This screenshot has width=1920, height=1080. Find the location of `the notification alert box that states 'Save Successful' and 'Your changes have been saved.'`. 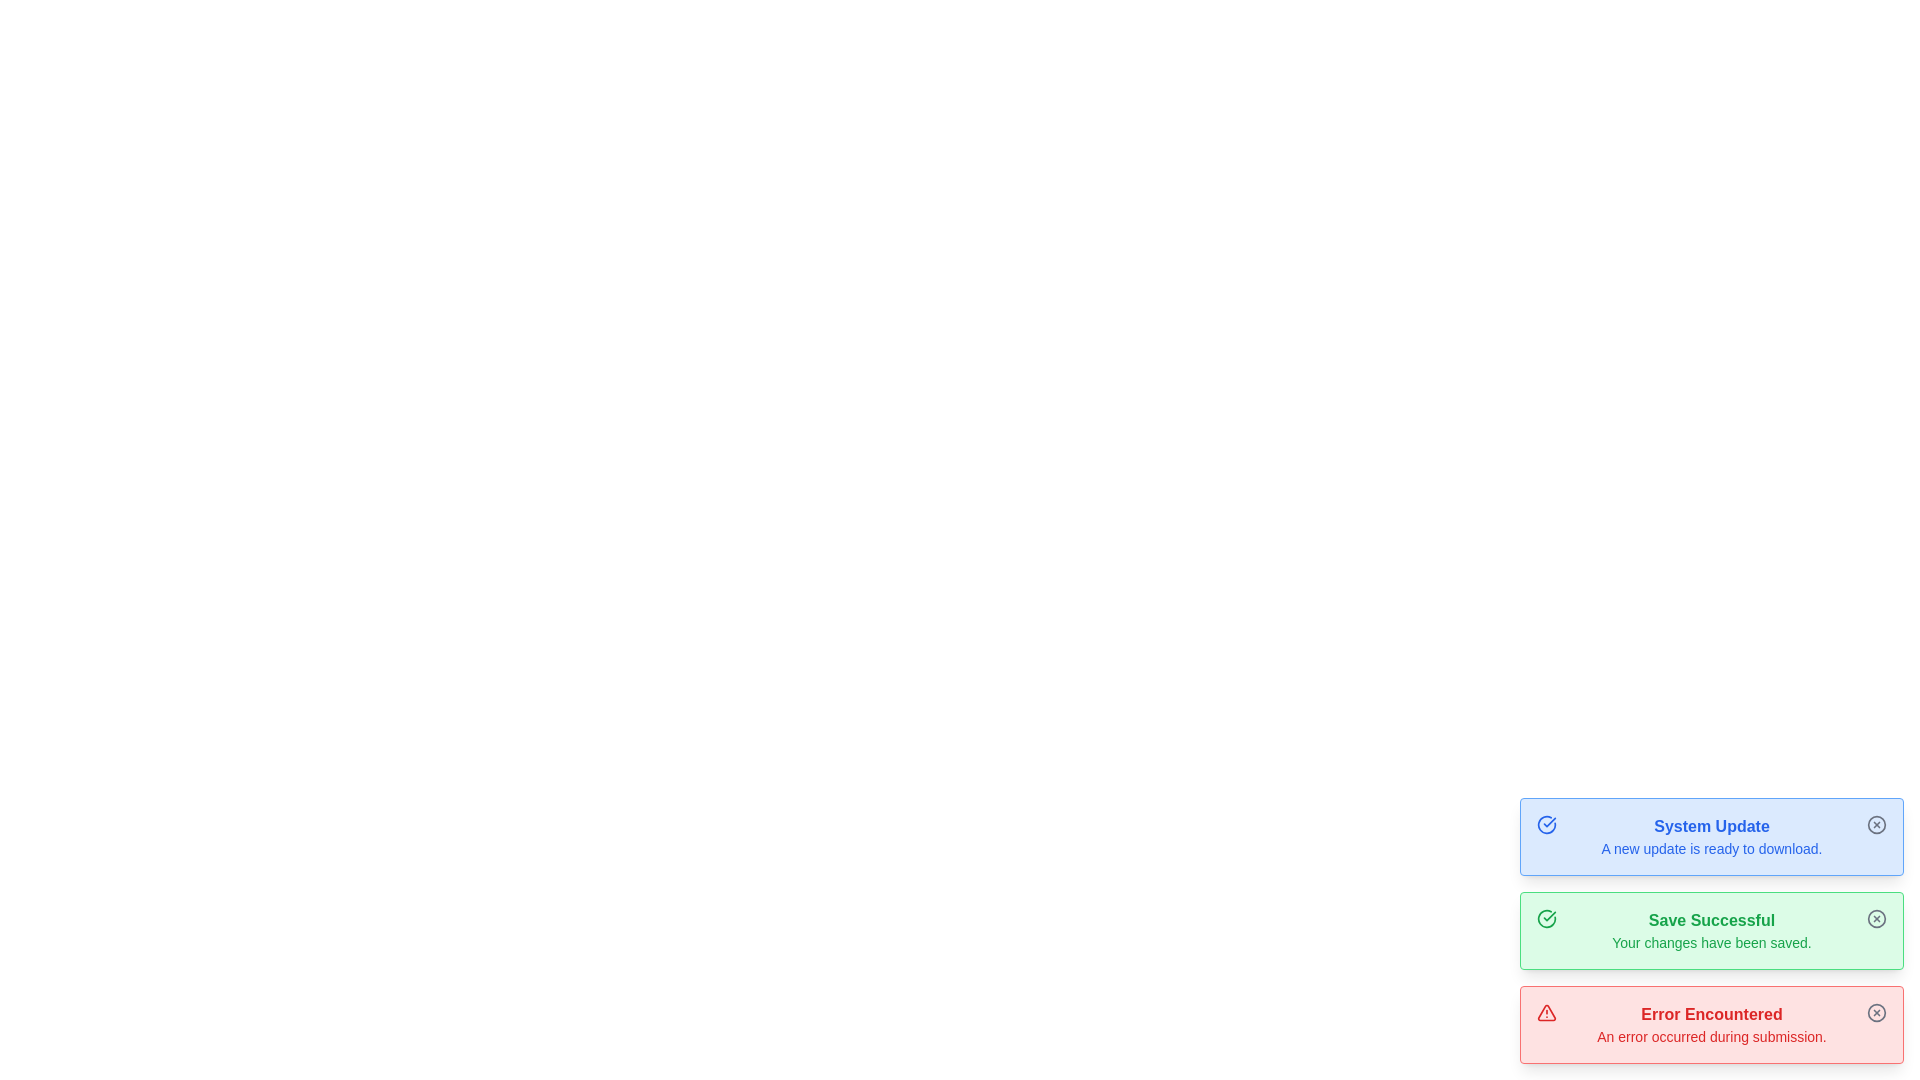

the notification alert box that states 'Save Successful' and 'Your changes have been saved.' is located at coordinates (1711, 930).